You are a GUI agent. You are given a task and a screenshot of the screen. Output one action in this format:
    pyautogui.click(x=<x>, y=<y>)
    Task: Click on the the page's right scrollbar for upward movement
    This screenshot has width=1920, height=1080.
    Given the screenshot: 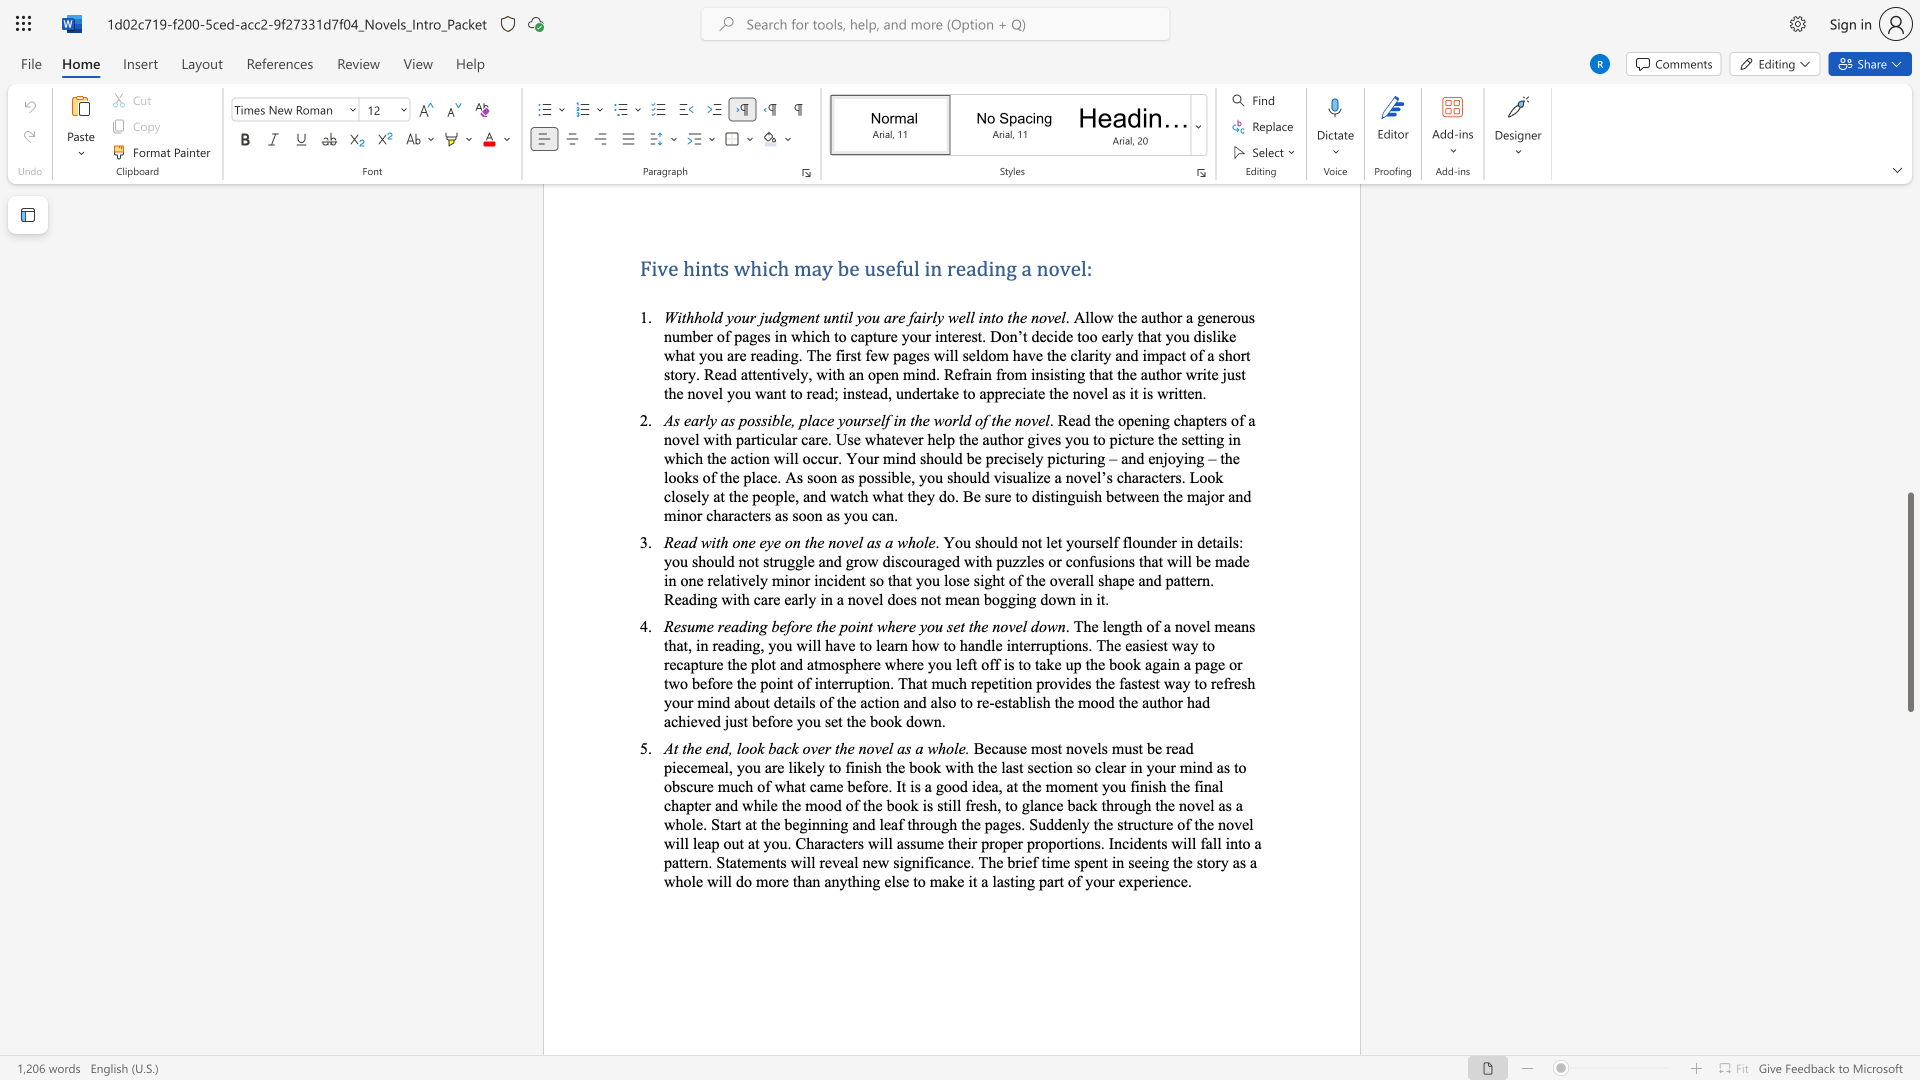 What is the action you would take?
    pyautogui.click(x=1909, y=280)
    